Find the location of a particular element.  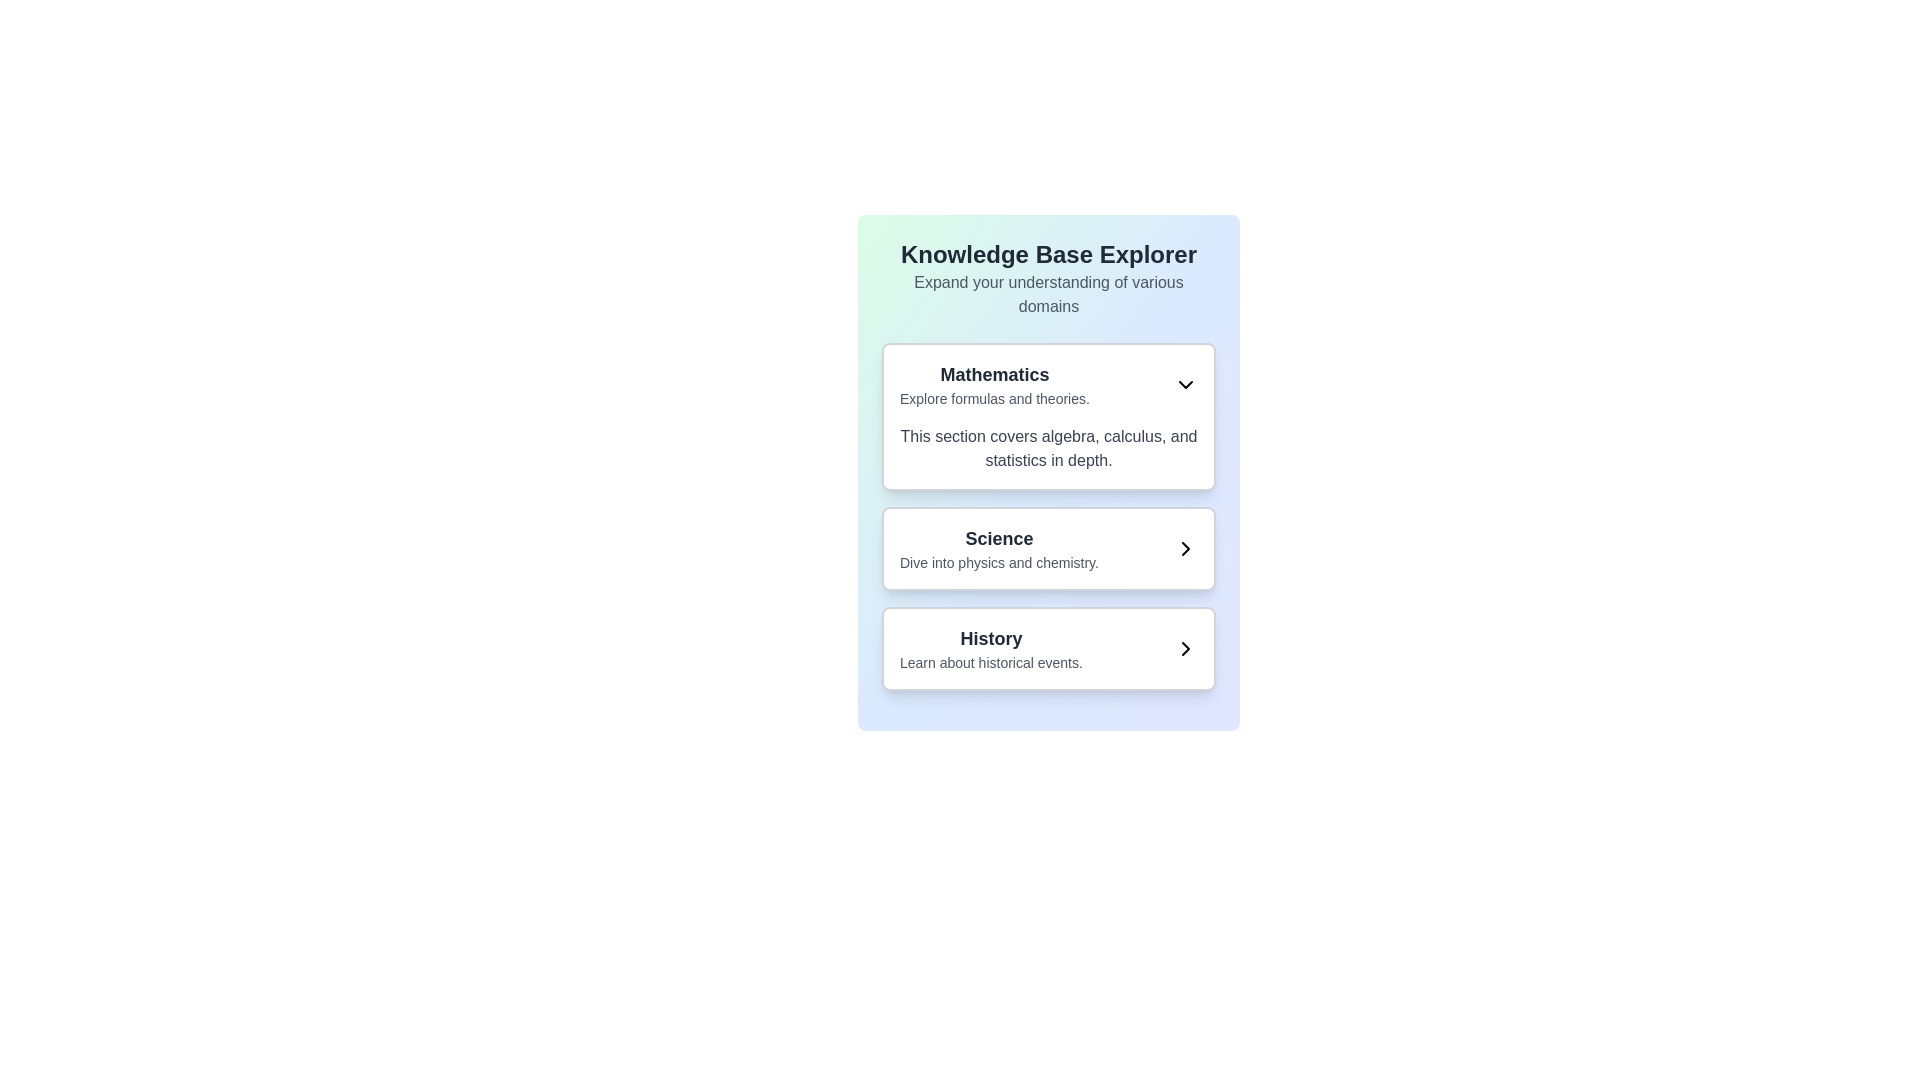

the 'Mathematics' expandable category header is located at coordinates (1048, 385).